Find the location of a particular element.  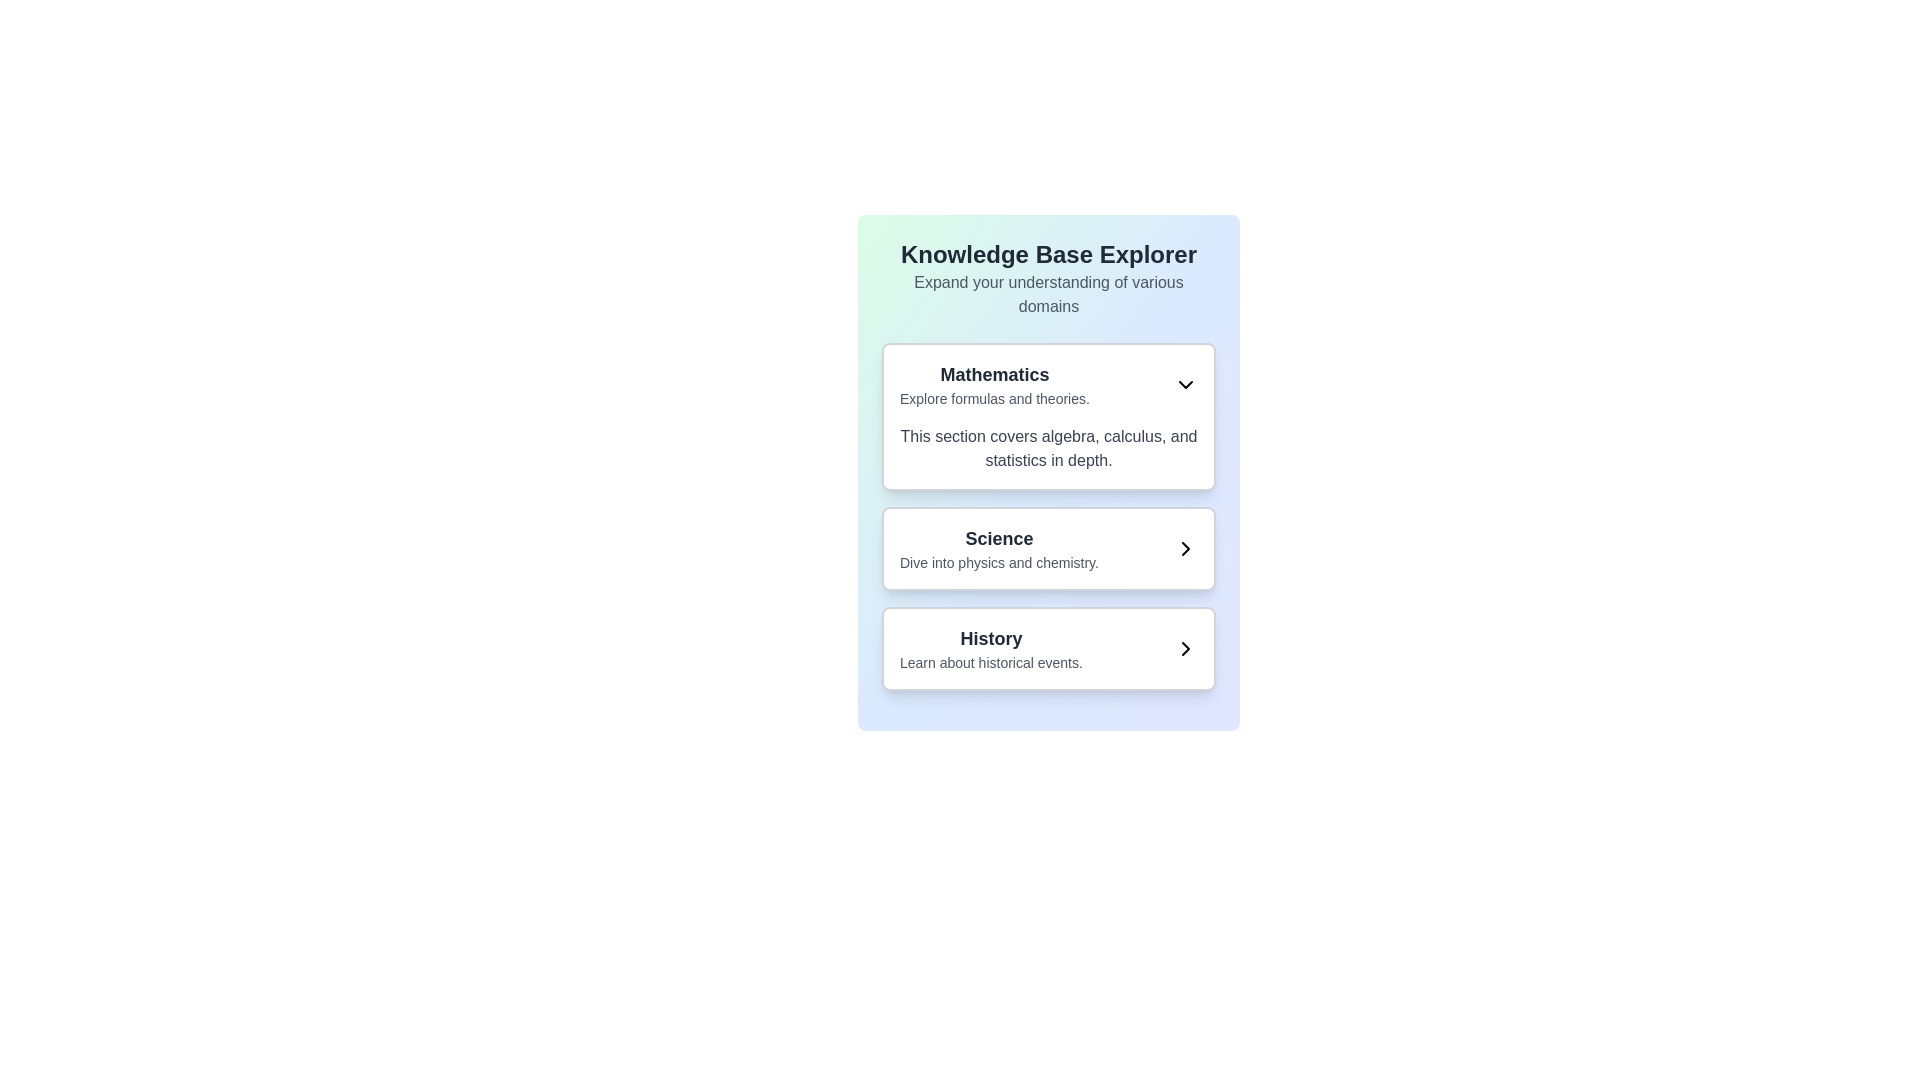

the 'Mathematics' expandable category header is located at coordinates (1048, 385).